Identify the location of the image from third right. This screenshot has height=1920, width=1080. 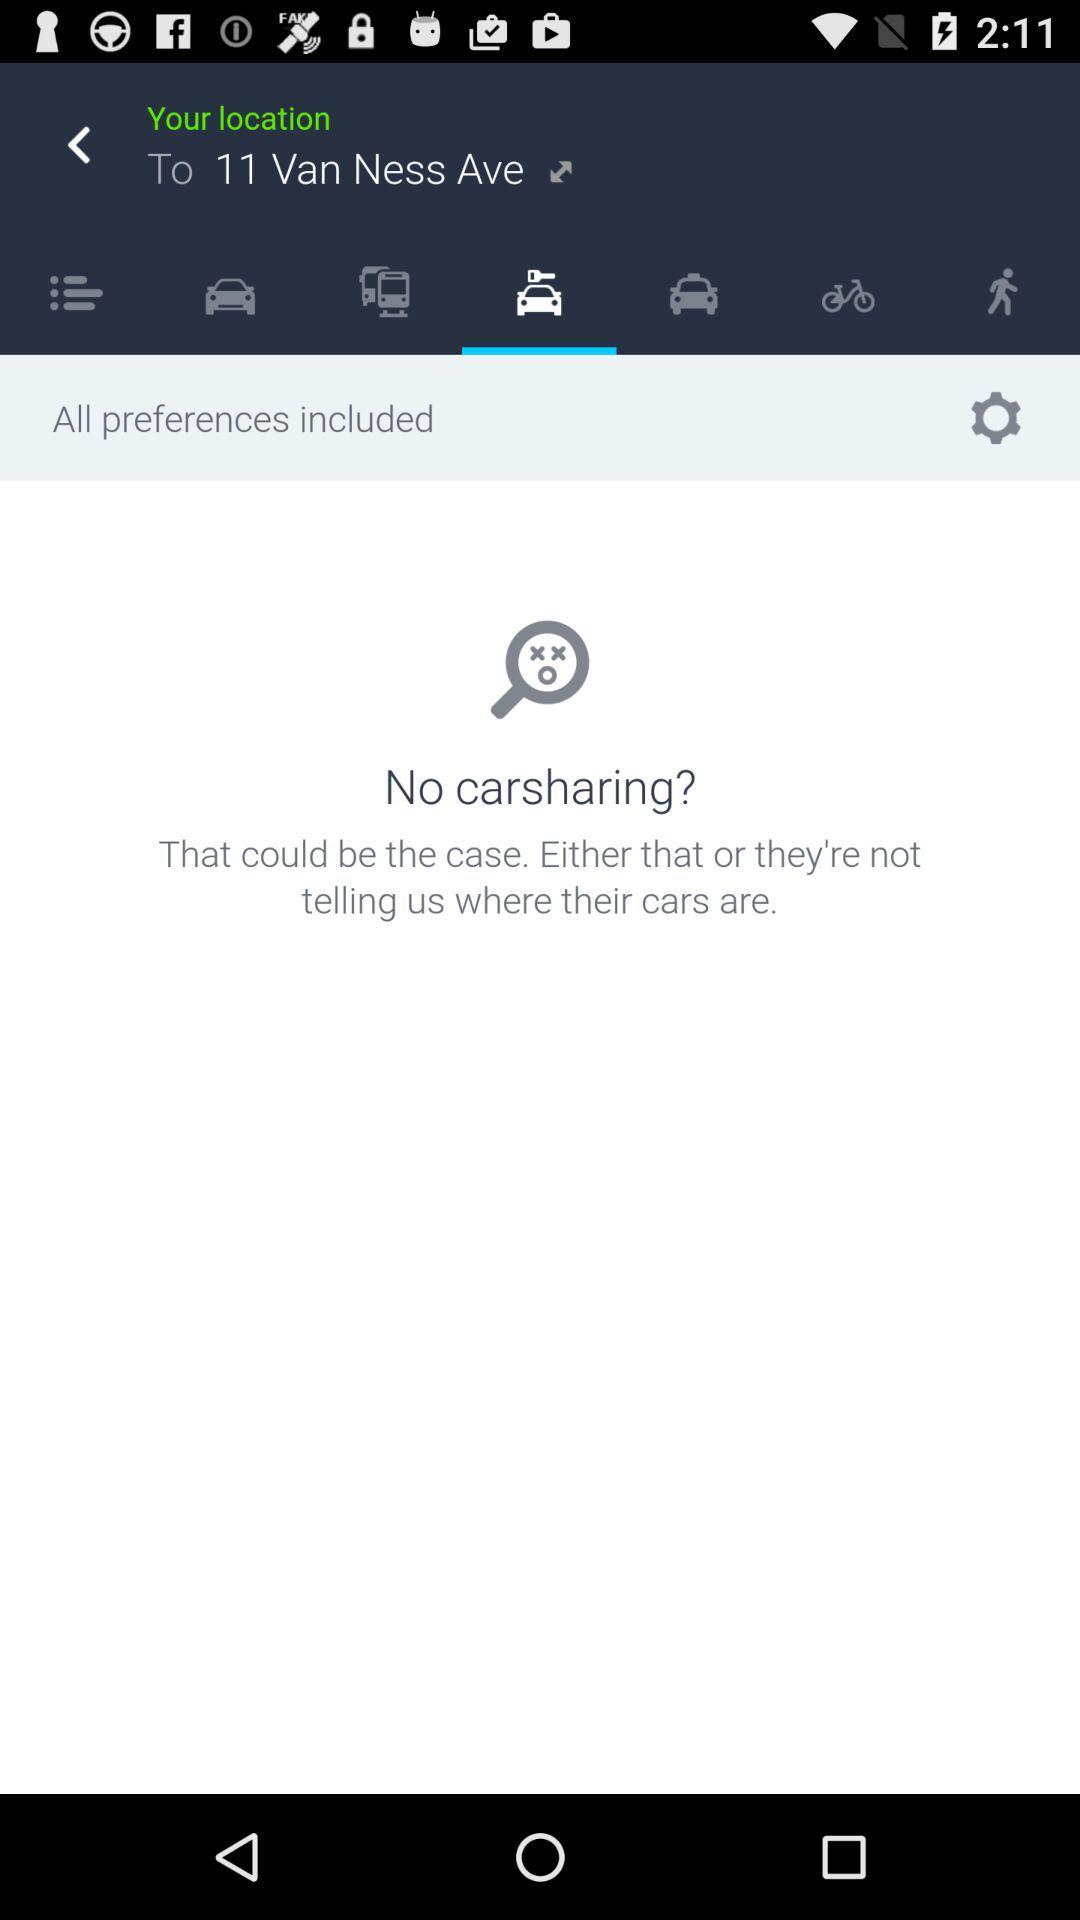
(693, 291).